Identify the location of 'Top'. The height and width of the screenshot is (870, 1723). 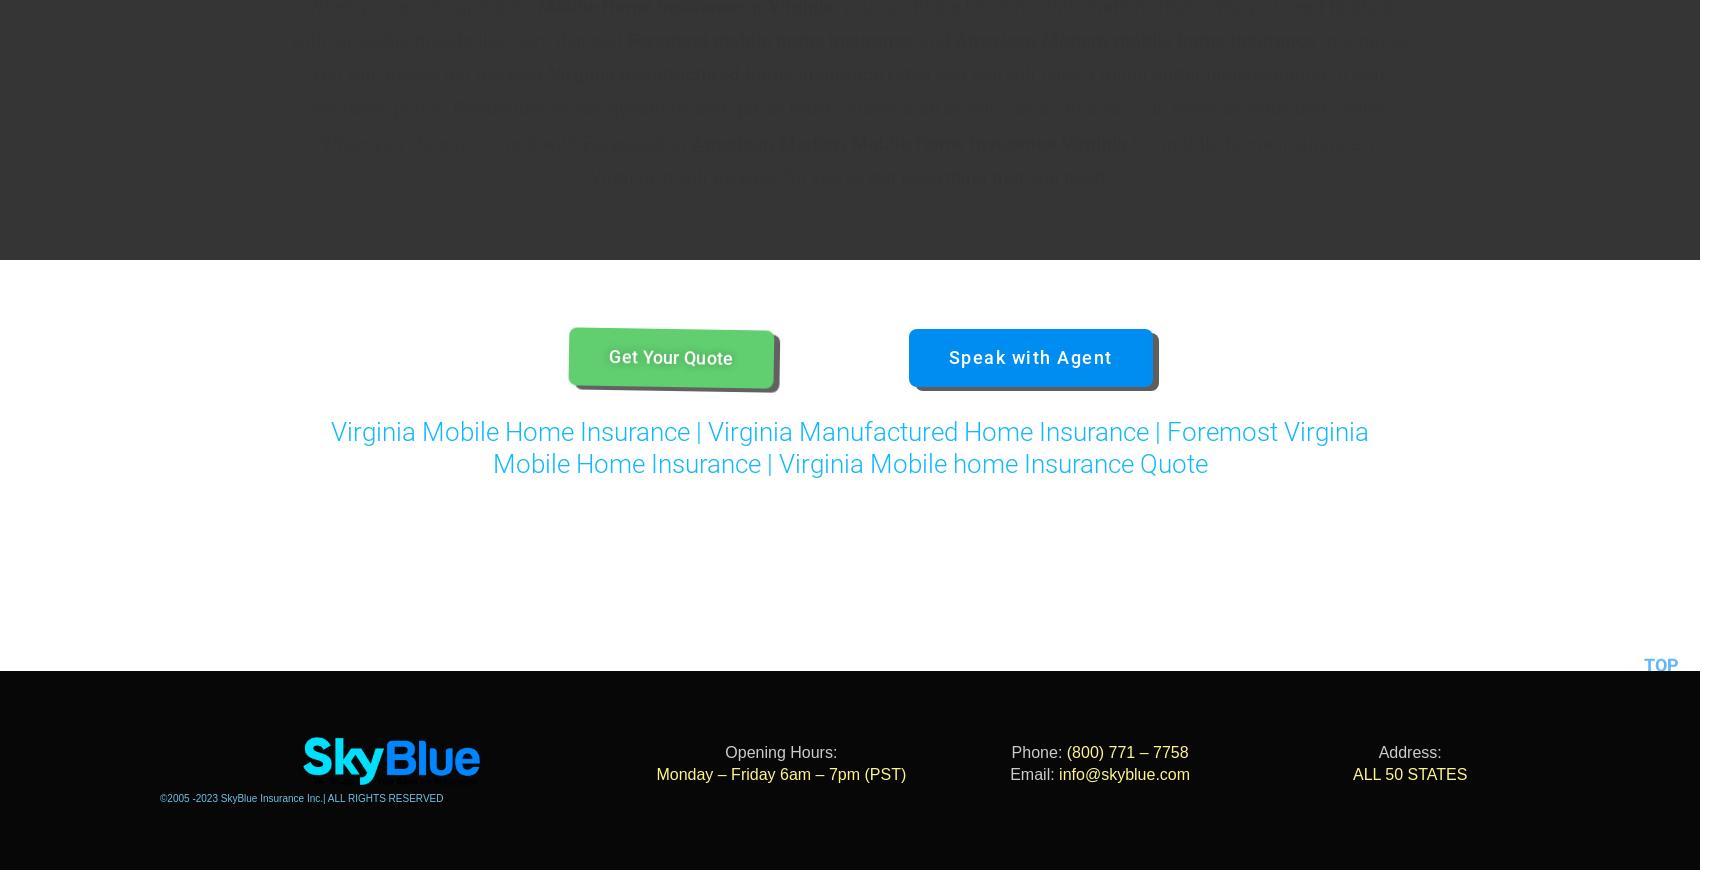
(1660, 633).